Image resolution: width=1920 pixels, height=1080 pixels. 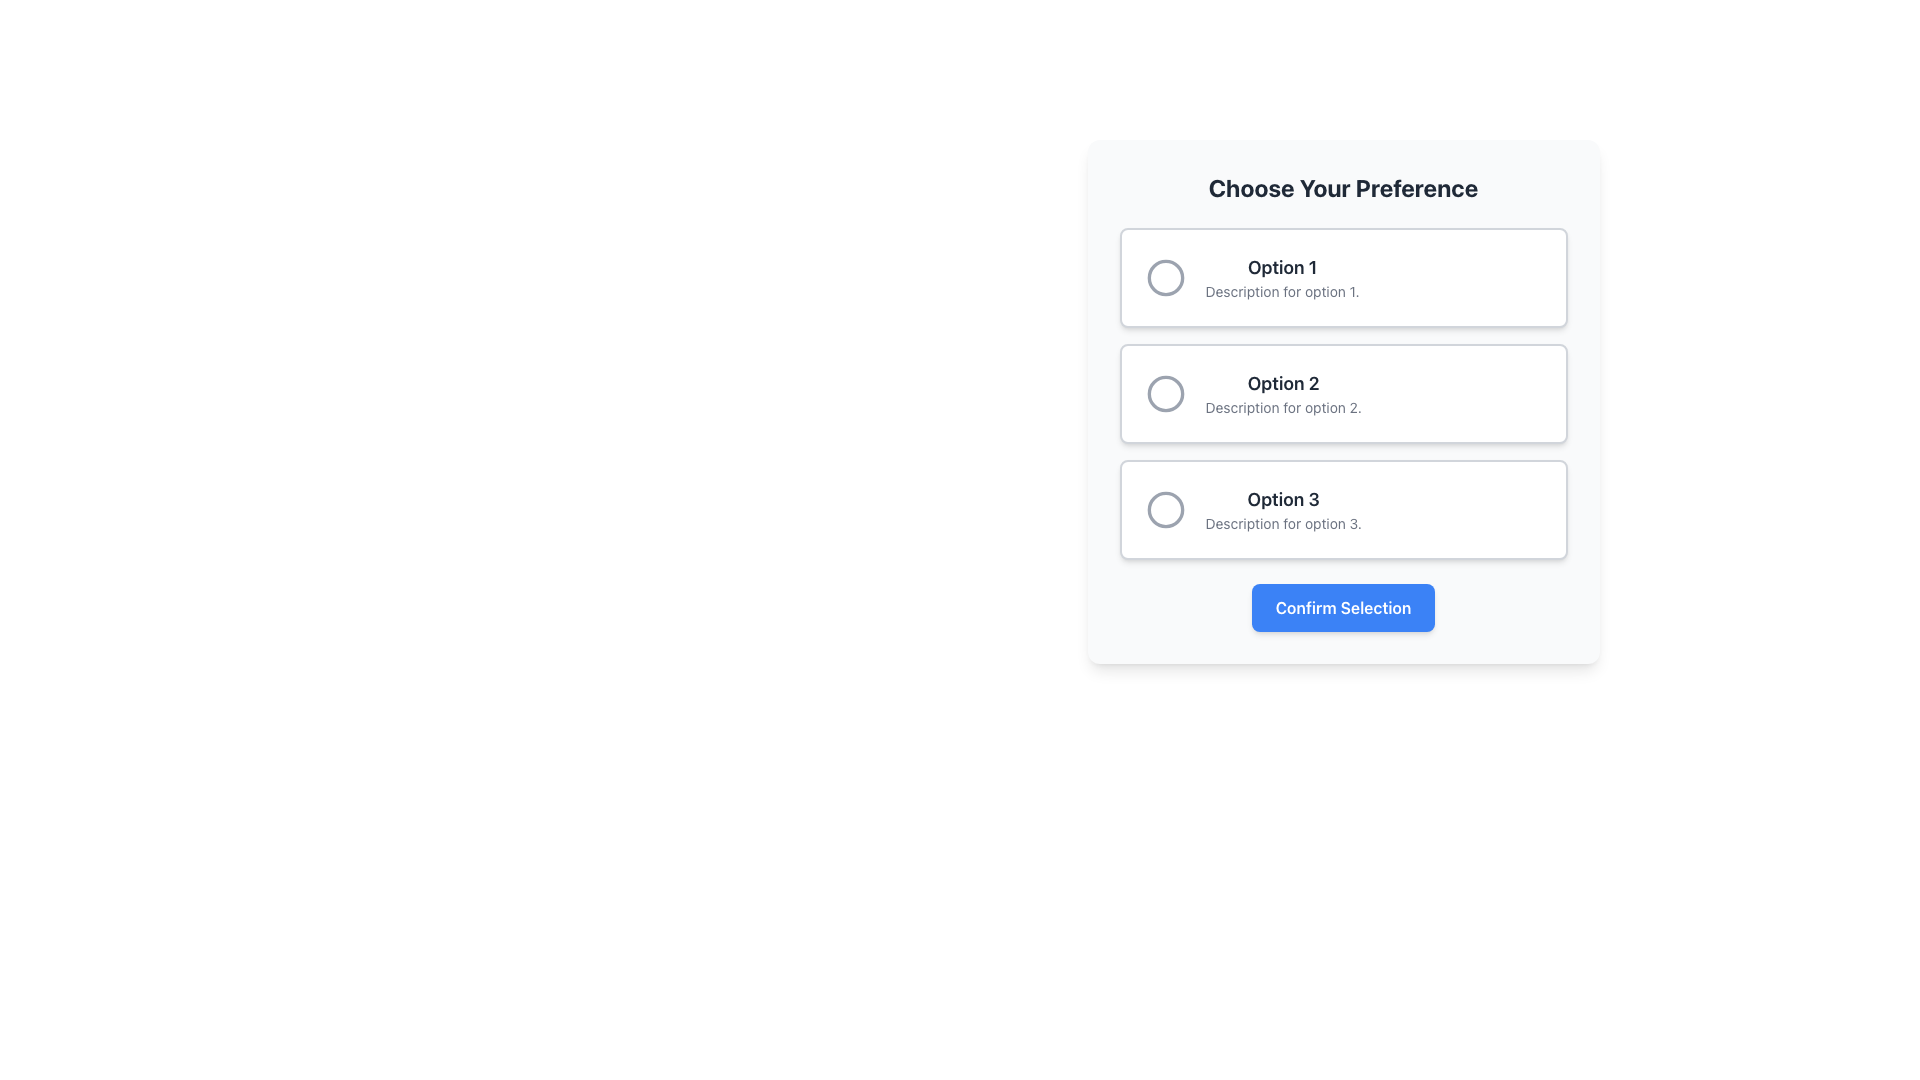 I want to click on the label containing the text 'Description for option 2.' which is styled in smaller gray font and positioned beneath the bold 'Option 2' label, so click(x=1283, y=407).